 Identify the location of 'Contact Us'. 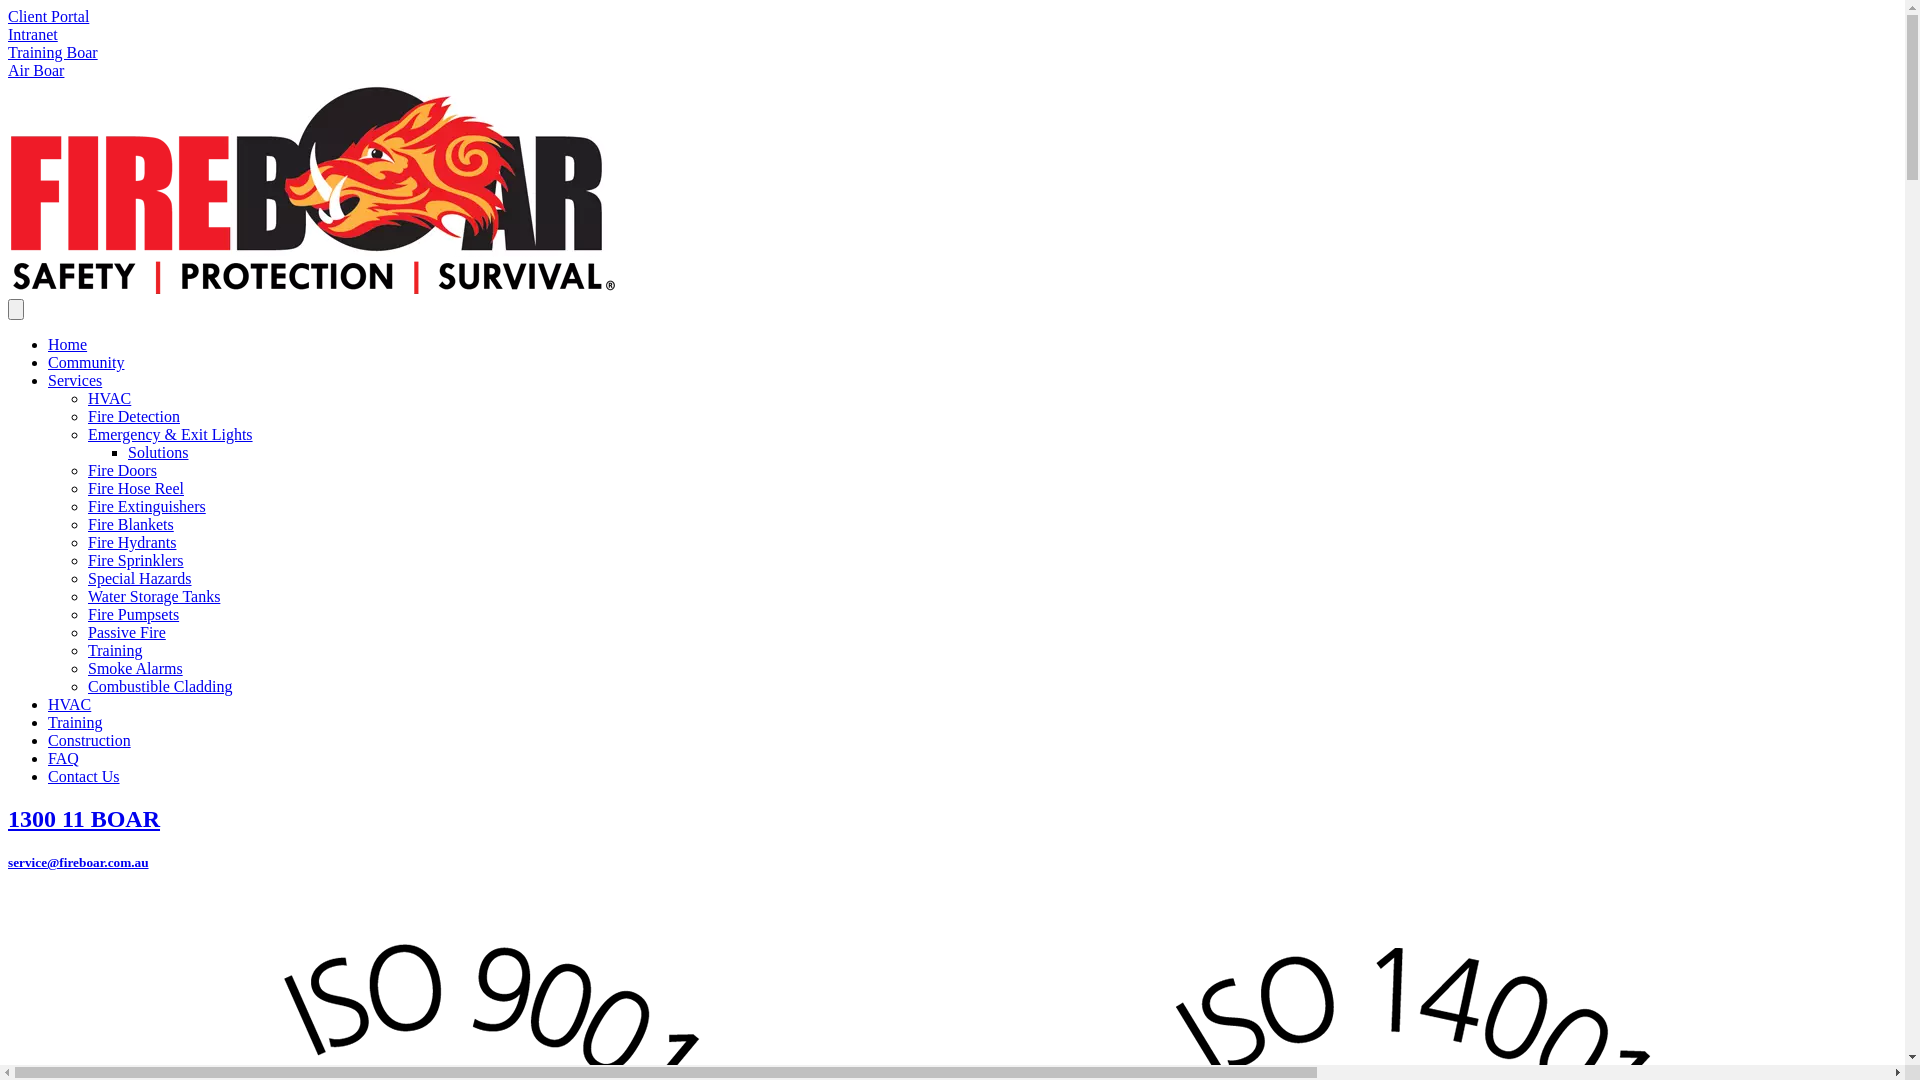
(82, 775).